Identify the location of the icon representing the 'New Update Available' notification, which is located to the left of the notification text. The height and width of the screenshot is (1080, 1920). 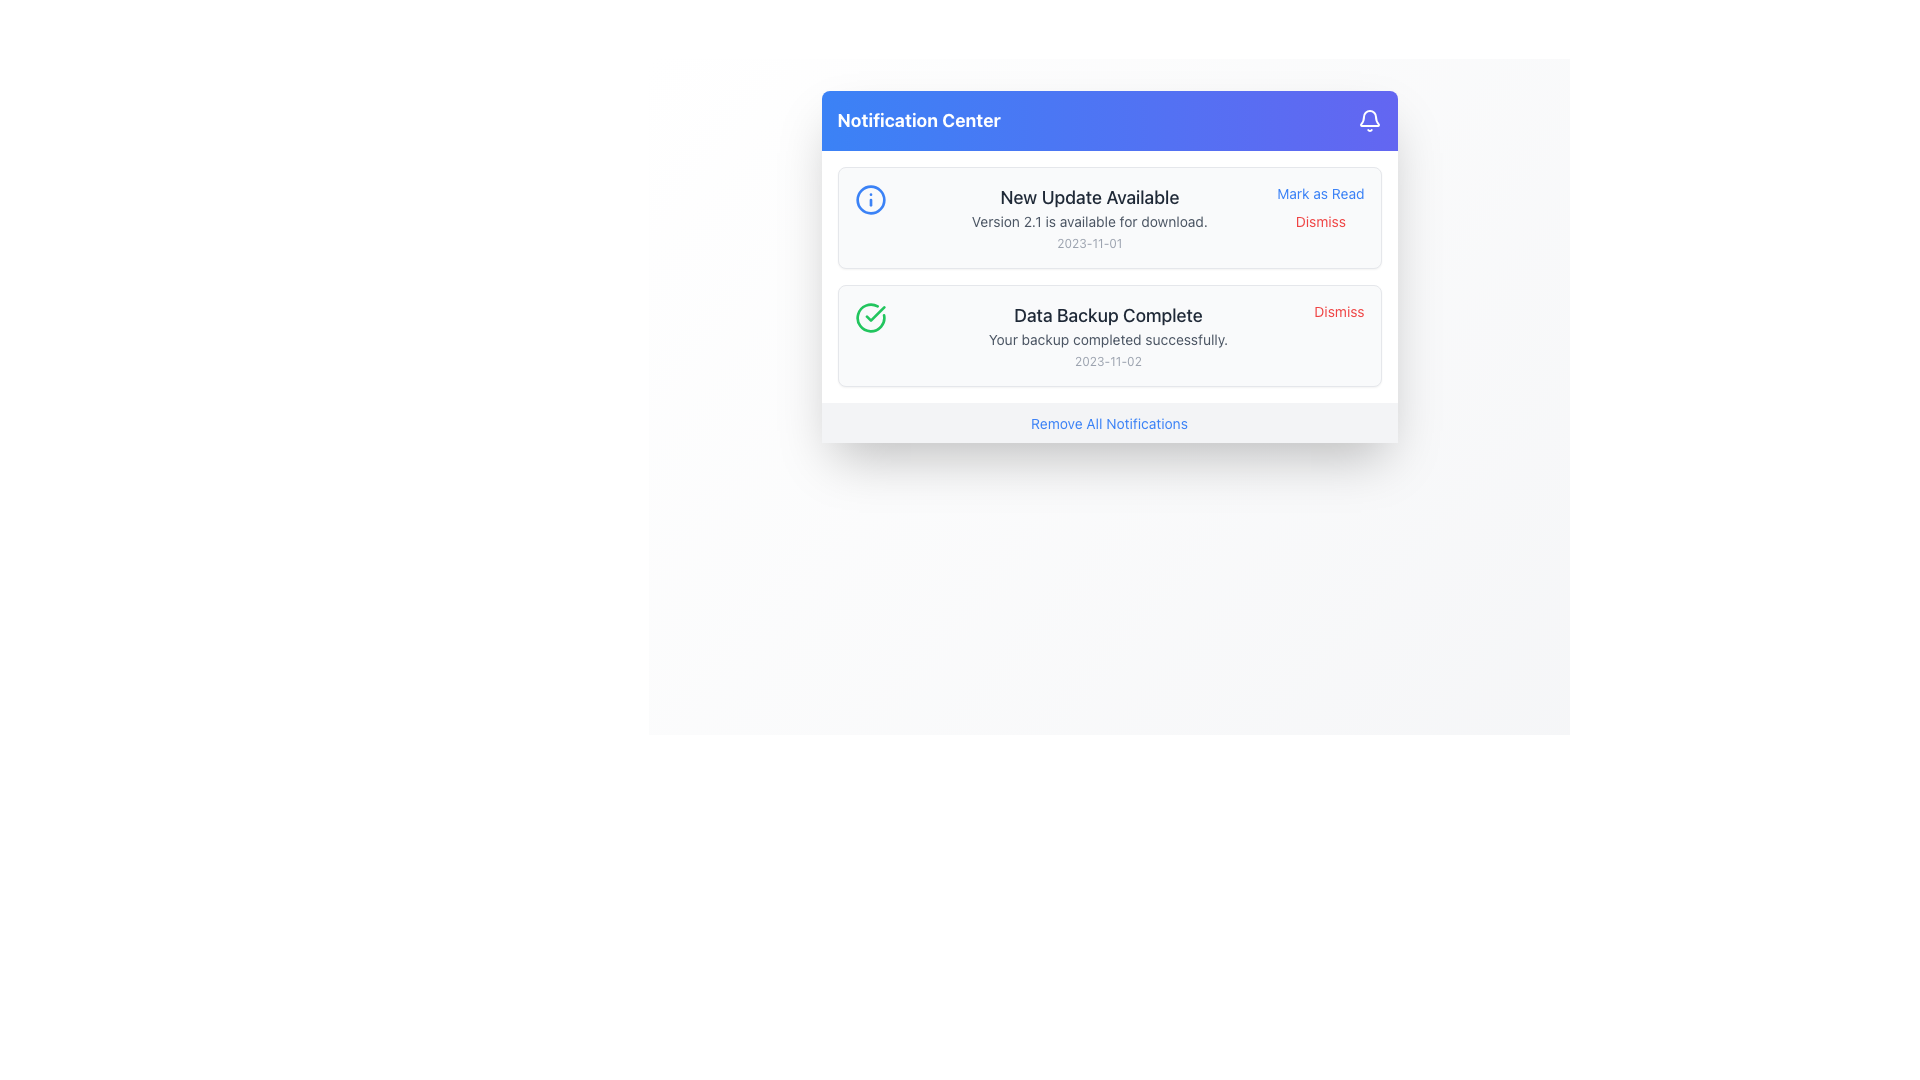
(870, 200).